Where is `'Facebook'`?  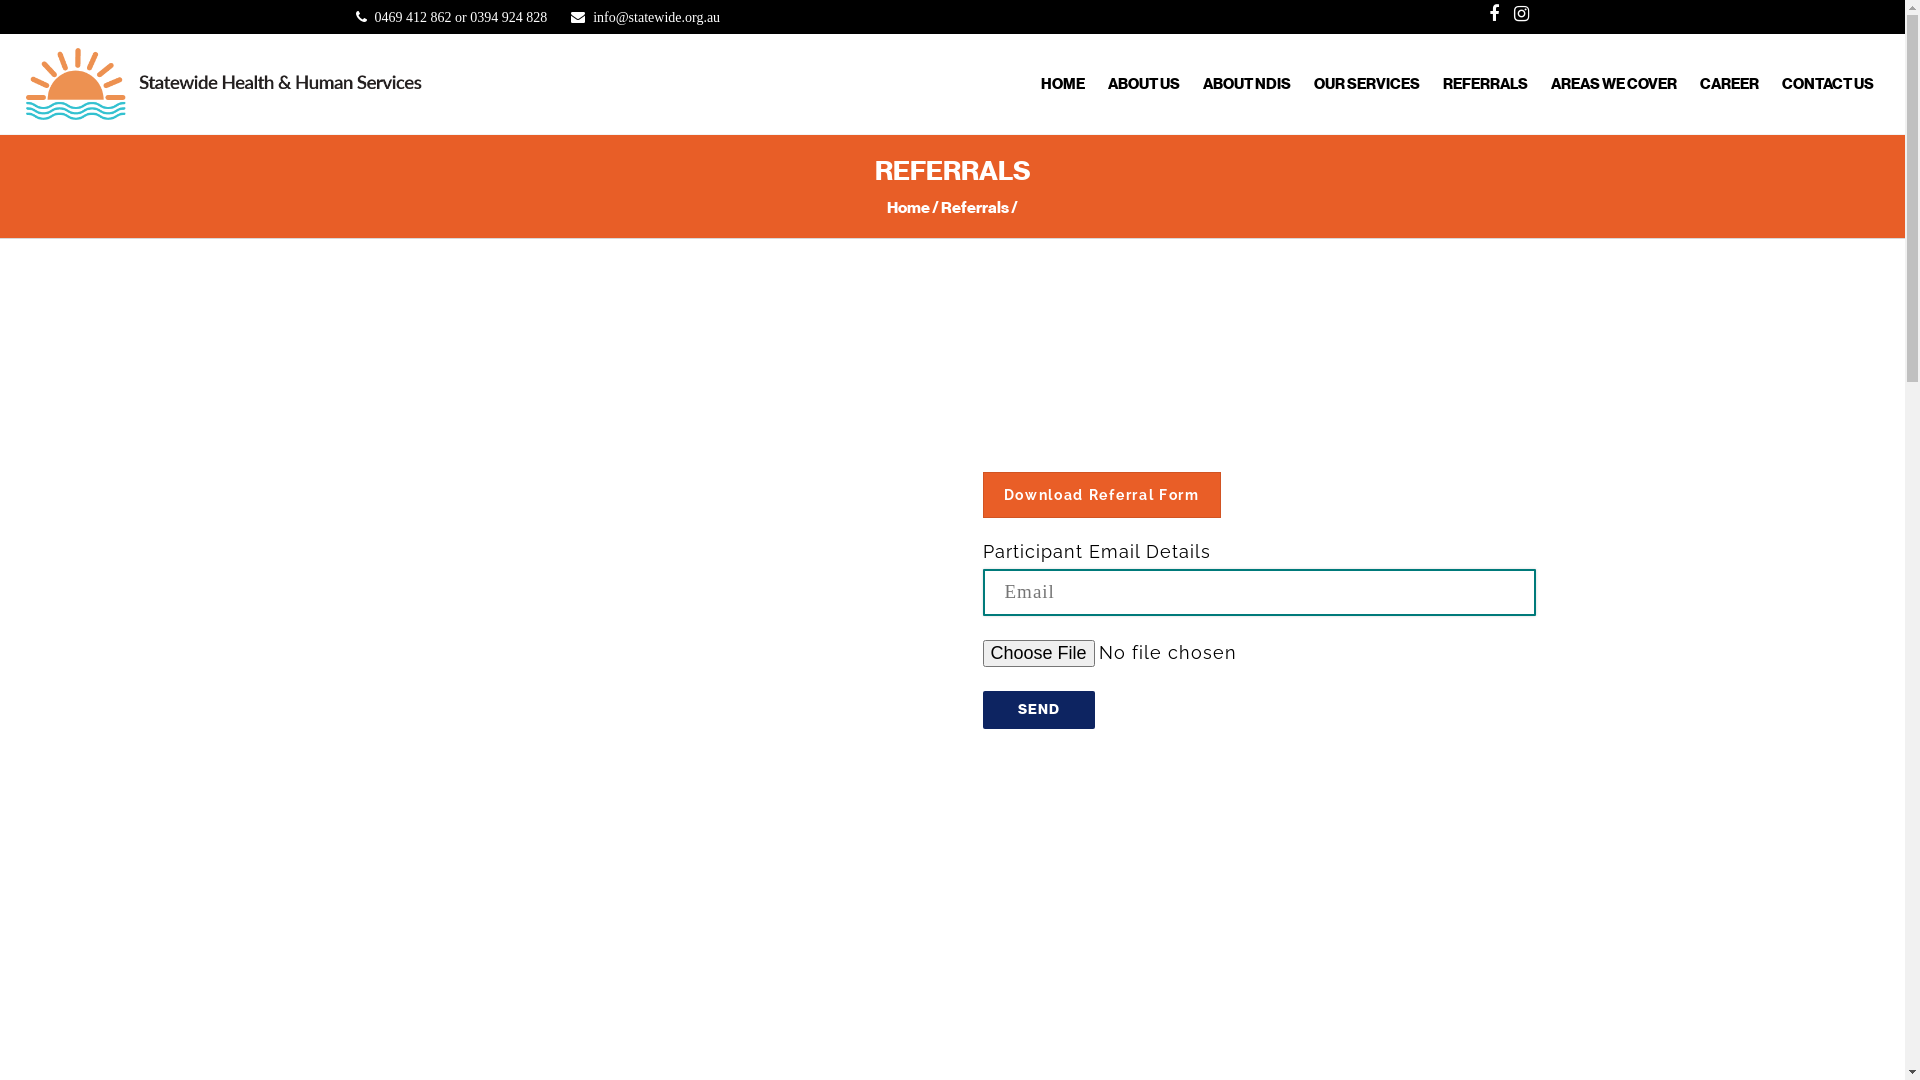
'Facebook' is located at coordinates (1482, 14).